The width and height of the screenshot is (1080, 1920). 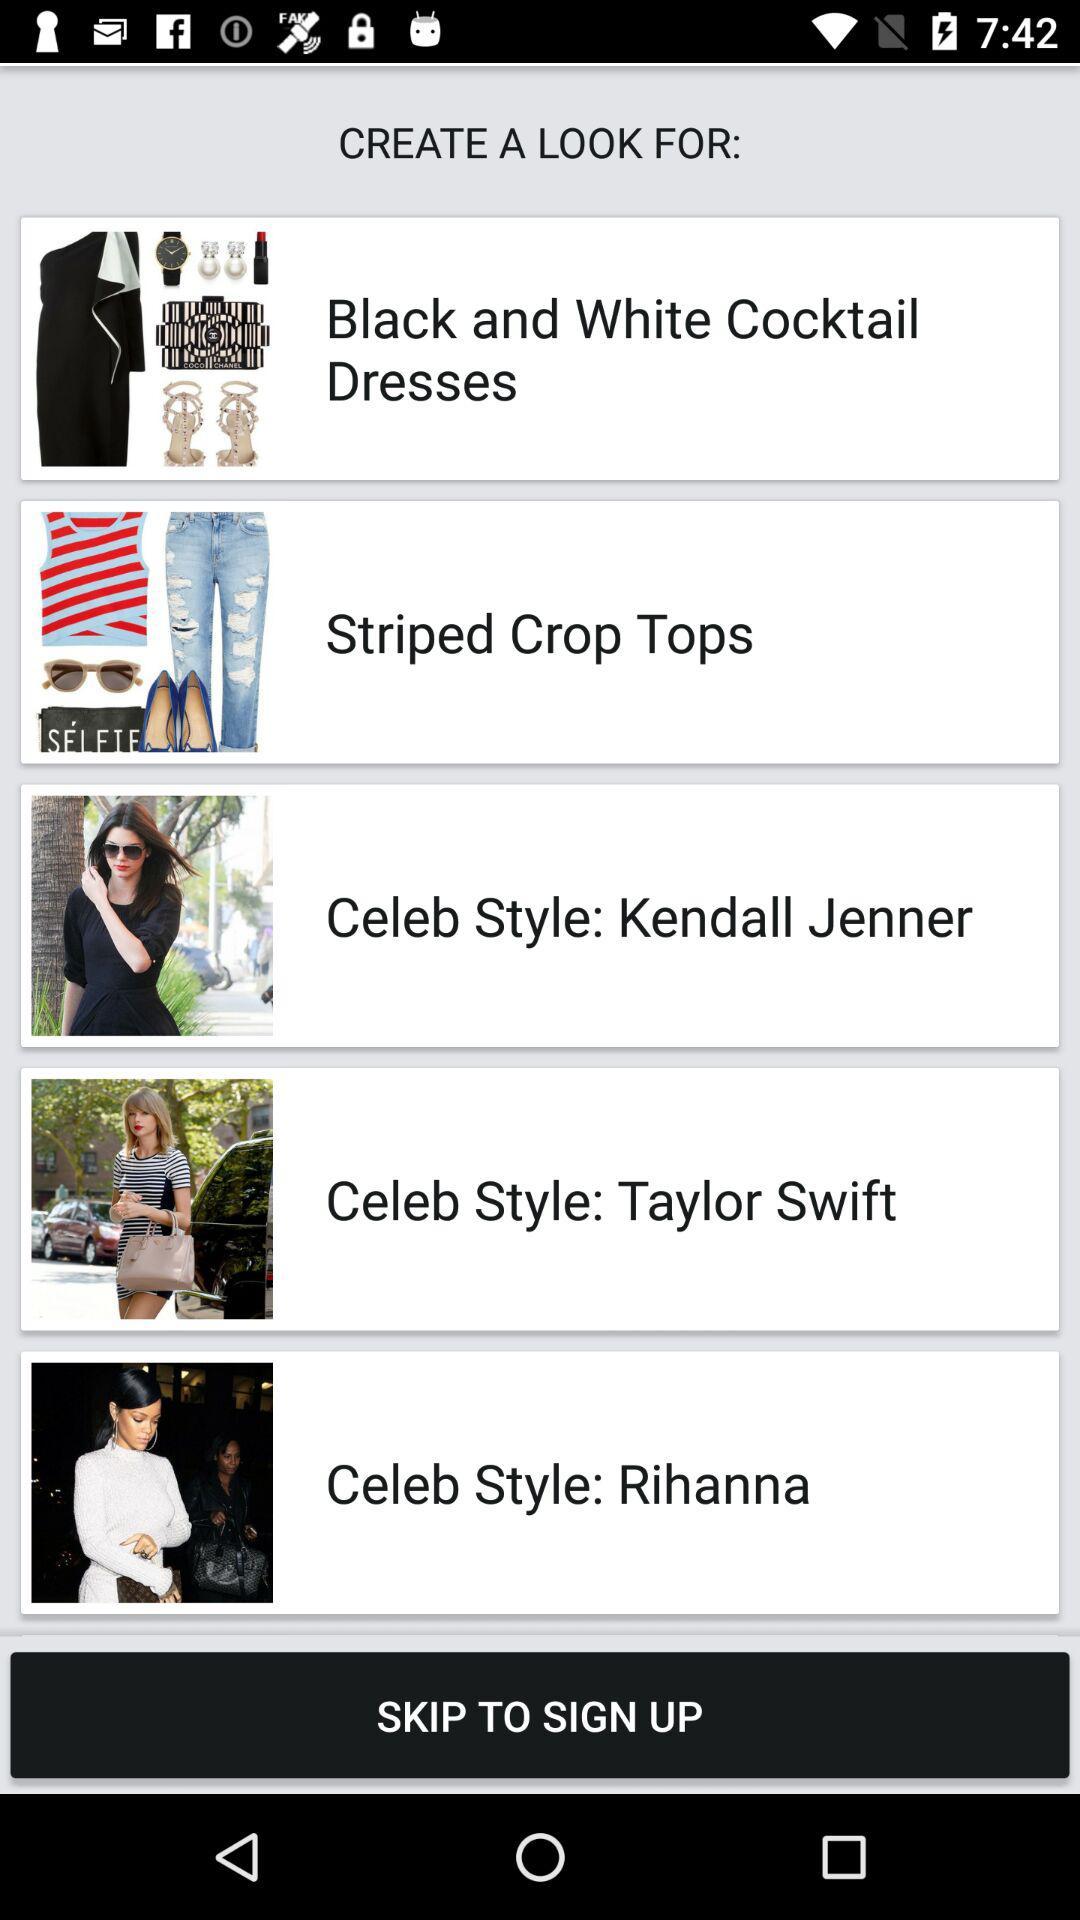 I want to click on summer staples under, so click(x=671, y=1635).